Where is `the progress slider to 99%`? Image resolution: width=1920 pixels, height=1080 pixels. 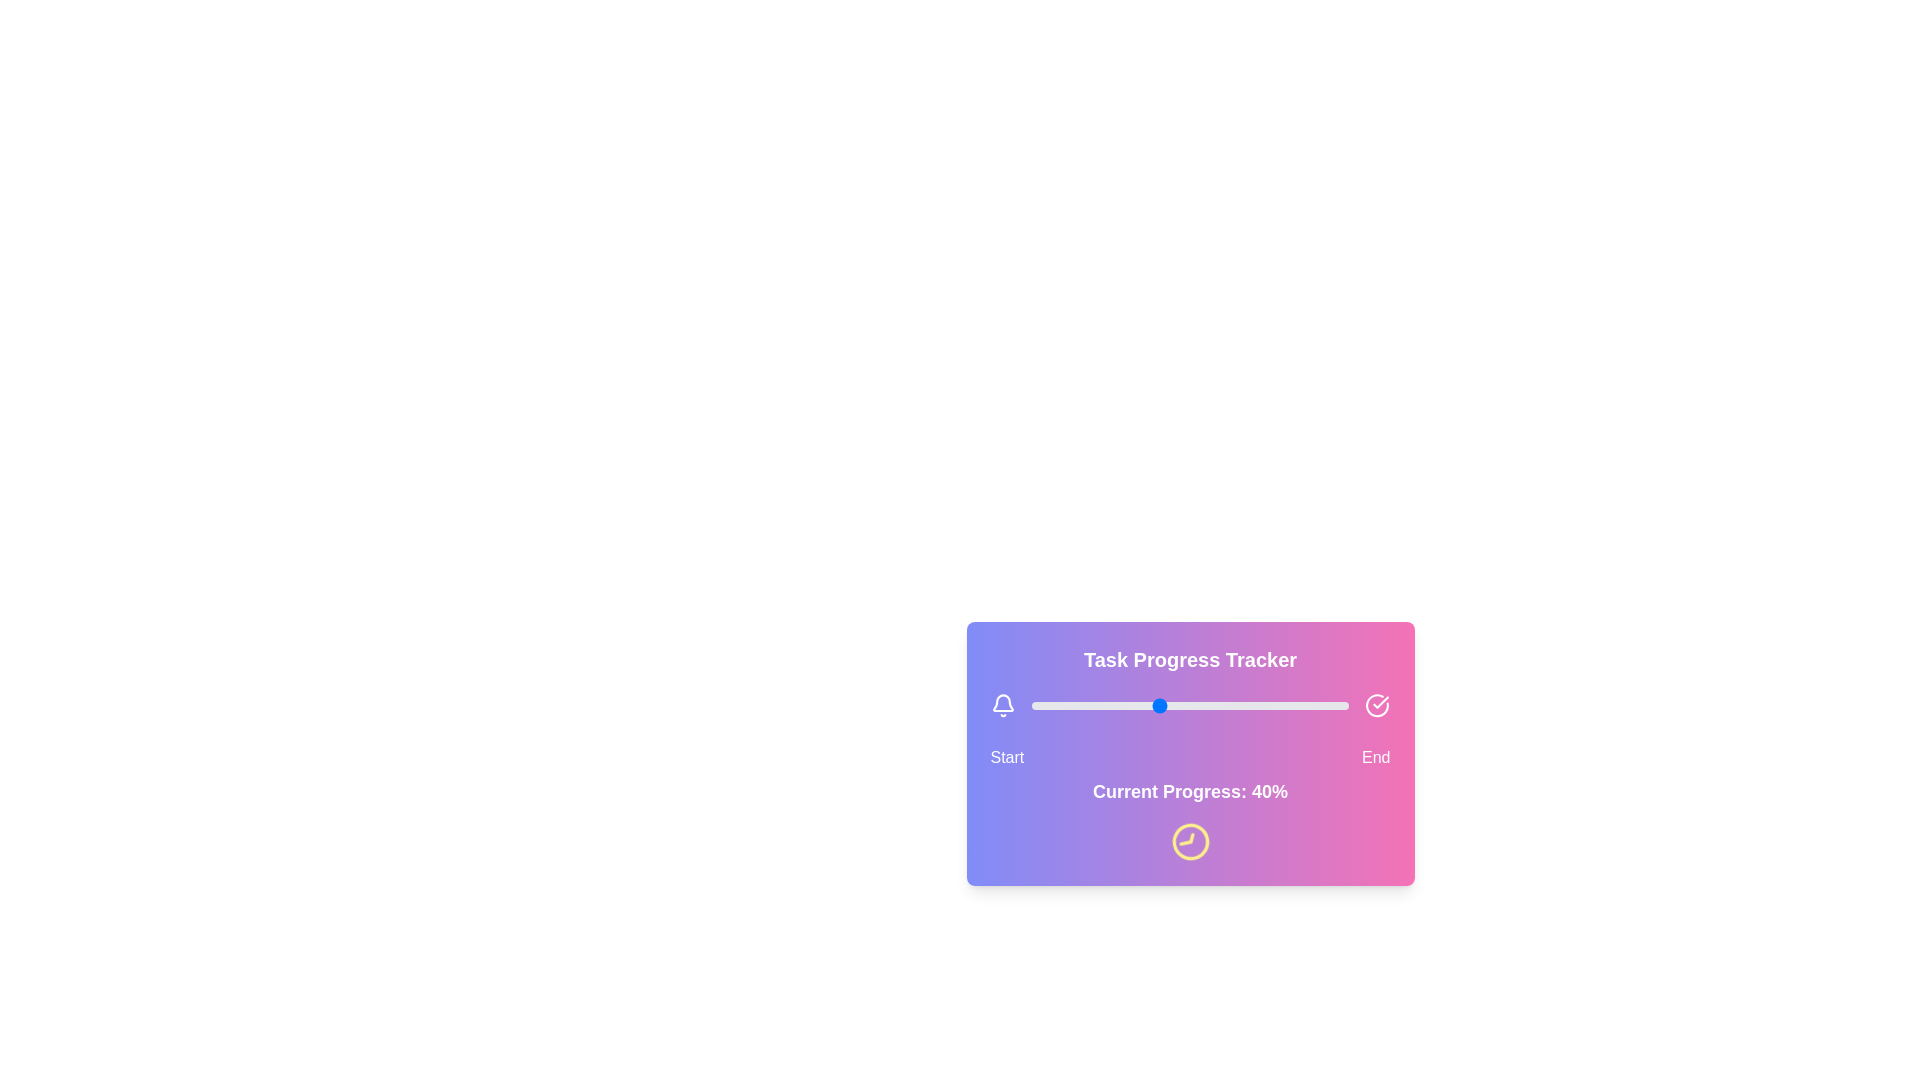
the progress slider to 99% is located at coordinates (1345, 704).